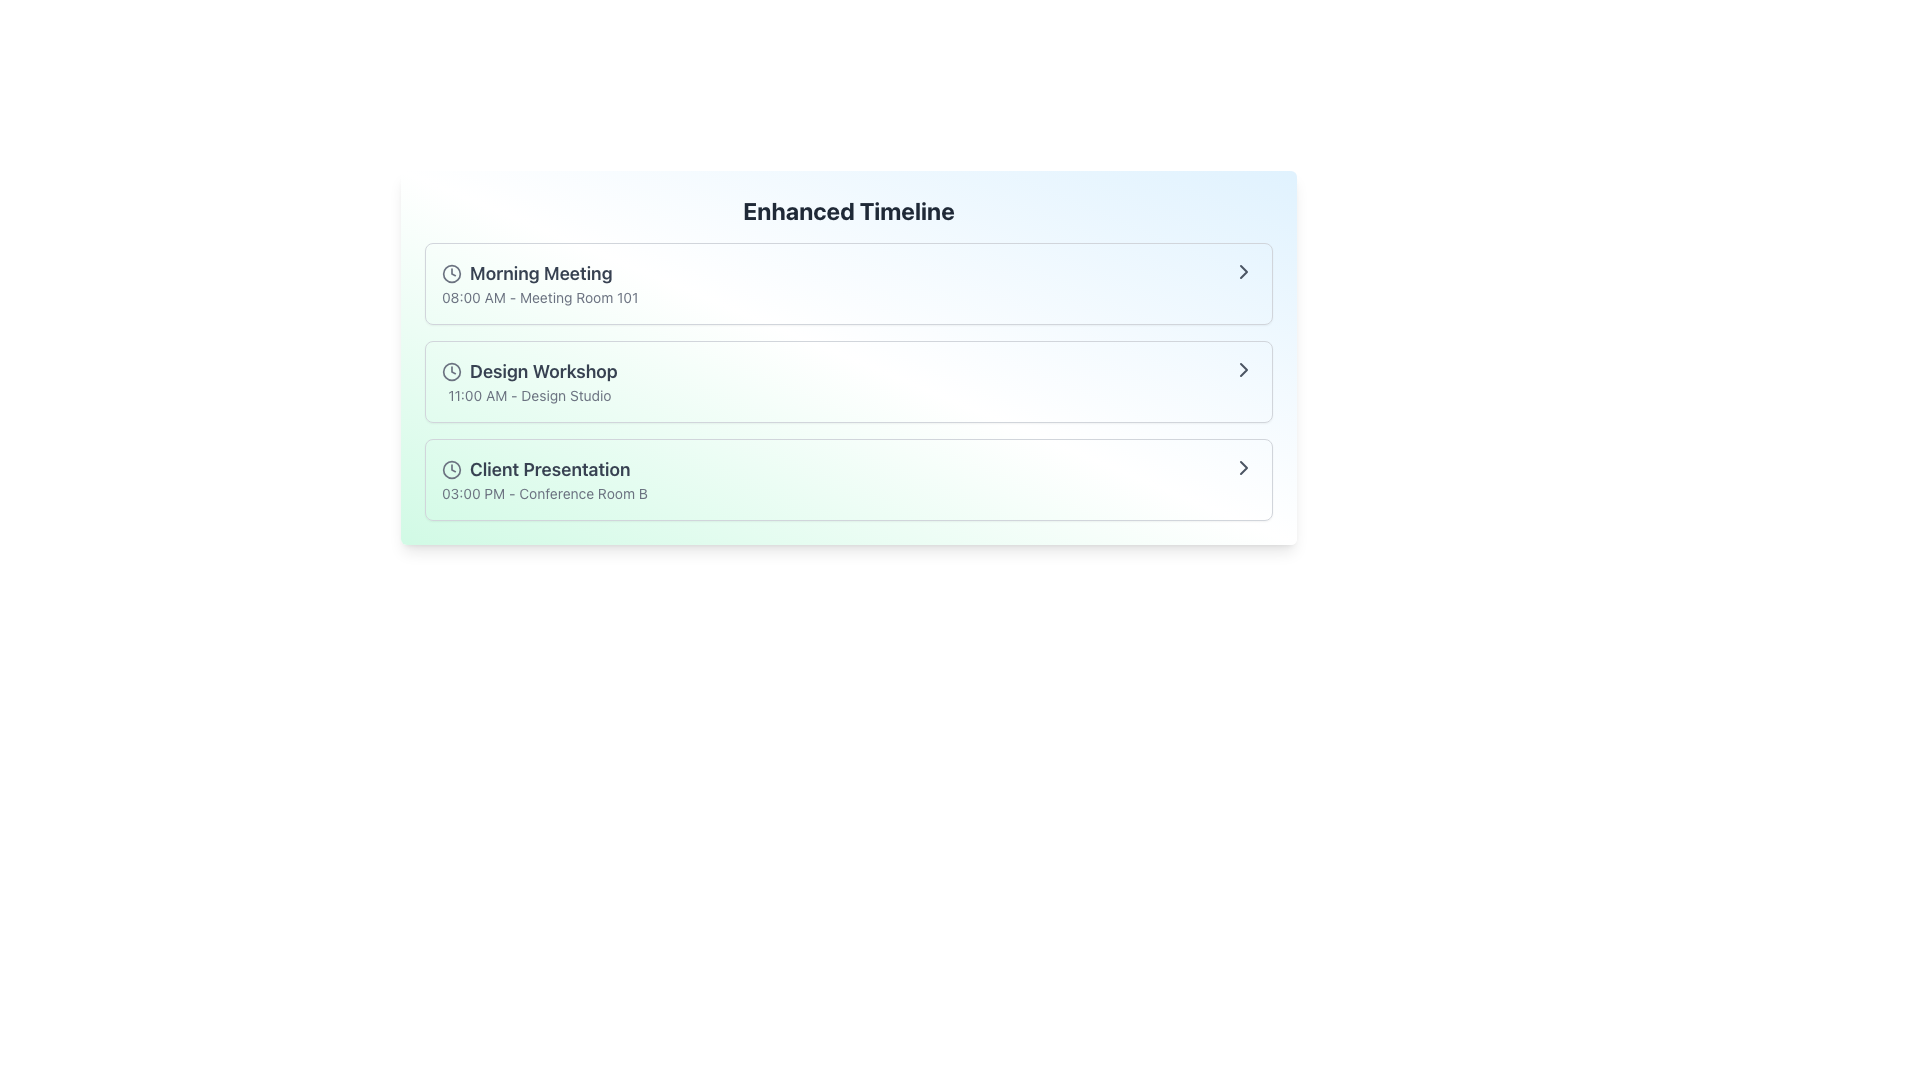 This screenshot has height=1080, width=1920. Describe the element at coordinates (450, 273) in the screenshot. I see `the decorative SVG Circle element representing the time for the 'Morning Meeting' entry, located to the left of the entry in the timeline interface` at that location.